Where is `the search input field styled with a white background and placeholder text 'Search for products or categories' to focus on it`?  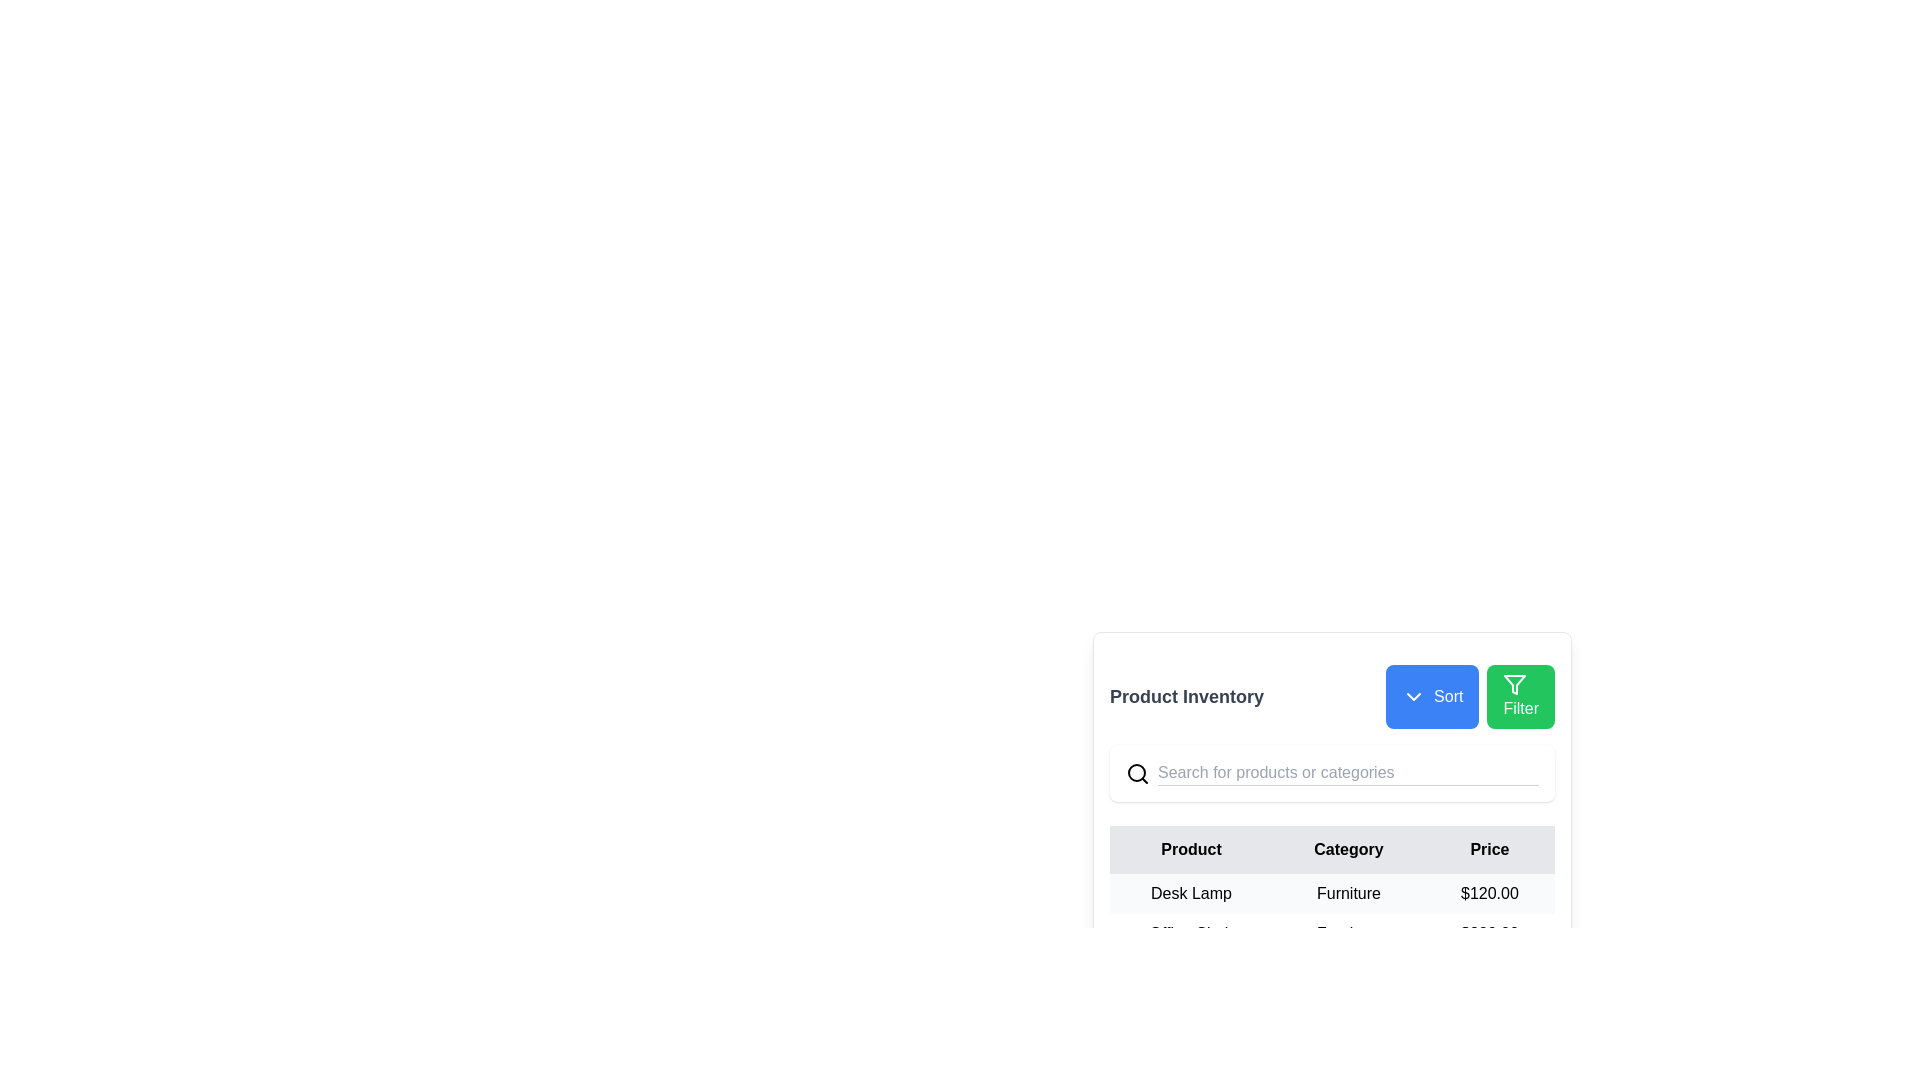 the search input field styled with a white background and placeholder text 'Search for products or categories' to focus on it is located at coordinates (1332, 772).